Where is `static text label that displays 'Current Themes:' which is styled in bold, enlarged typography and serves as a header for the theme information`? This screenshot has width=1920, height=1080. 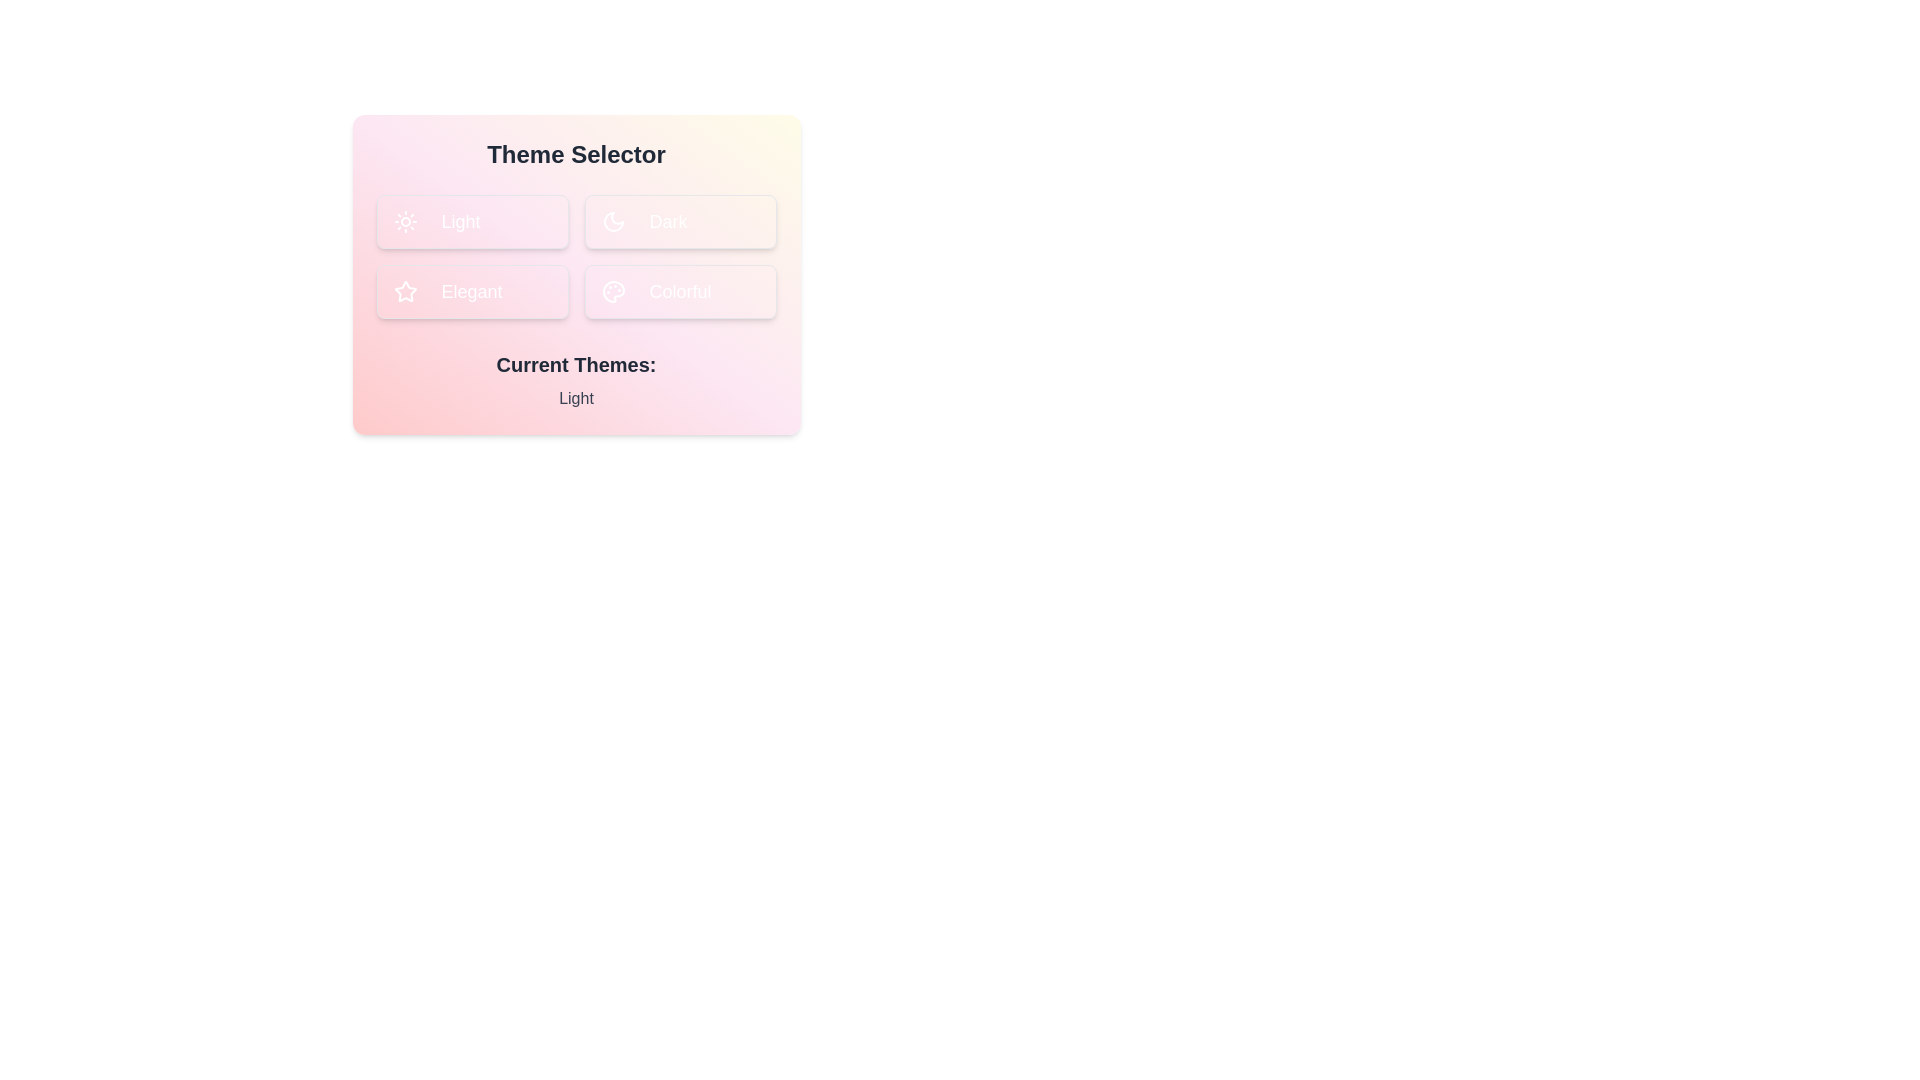
static text label that displays 'Current Themes:' which is styled in bold, enlarged typography and serves as a header for the theme information is located at coordinates (575, 365).